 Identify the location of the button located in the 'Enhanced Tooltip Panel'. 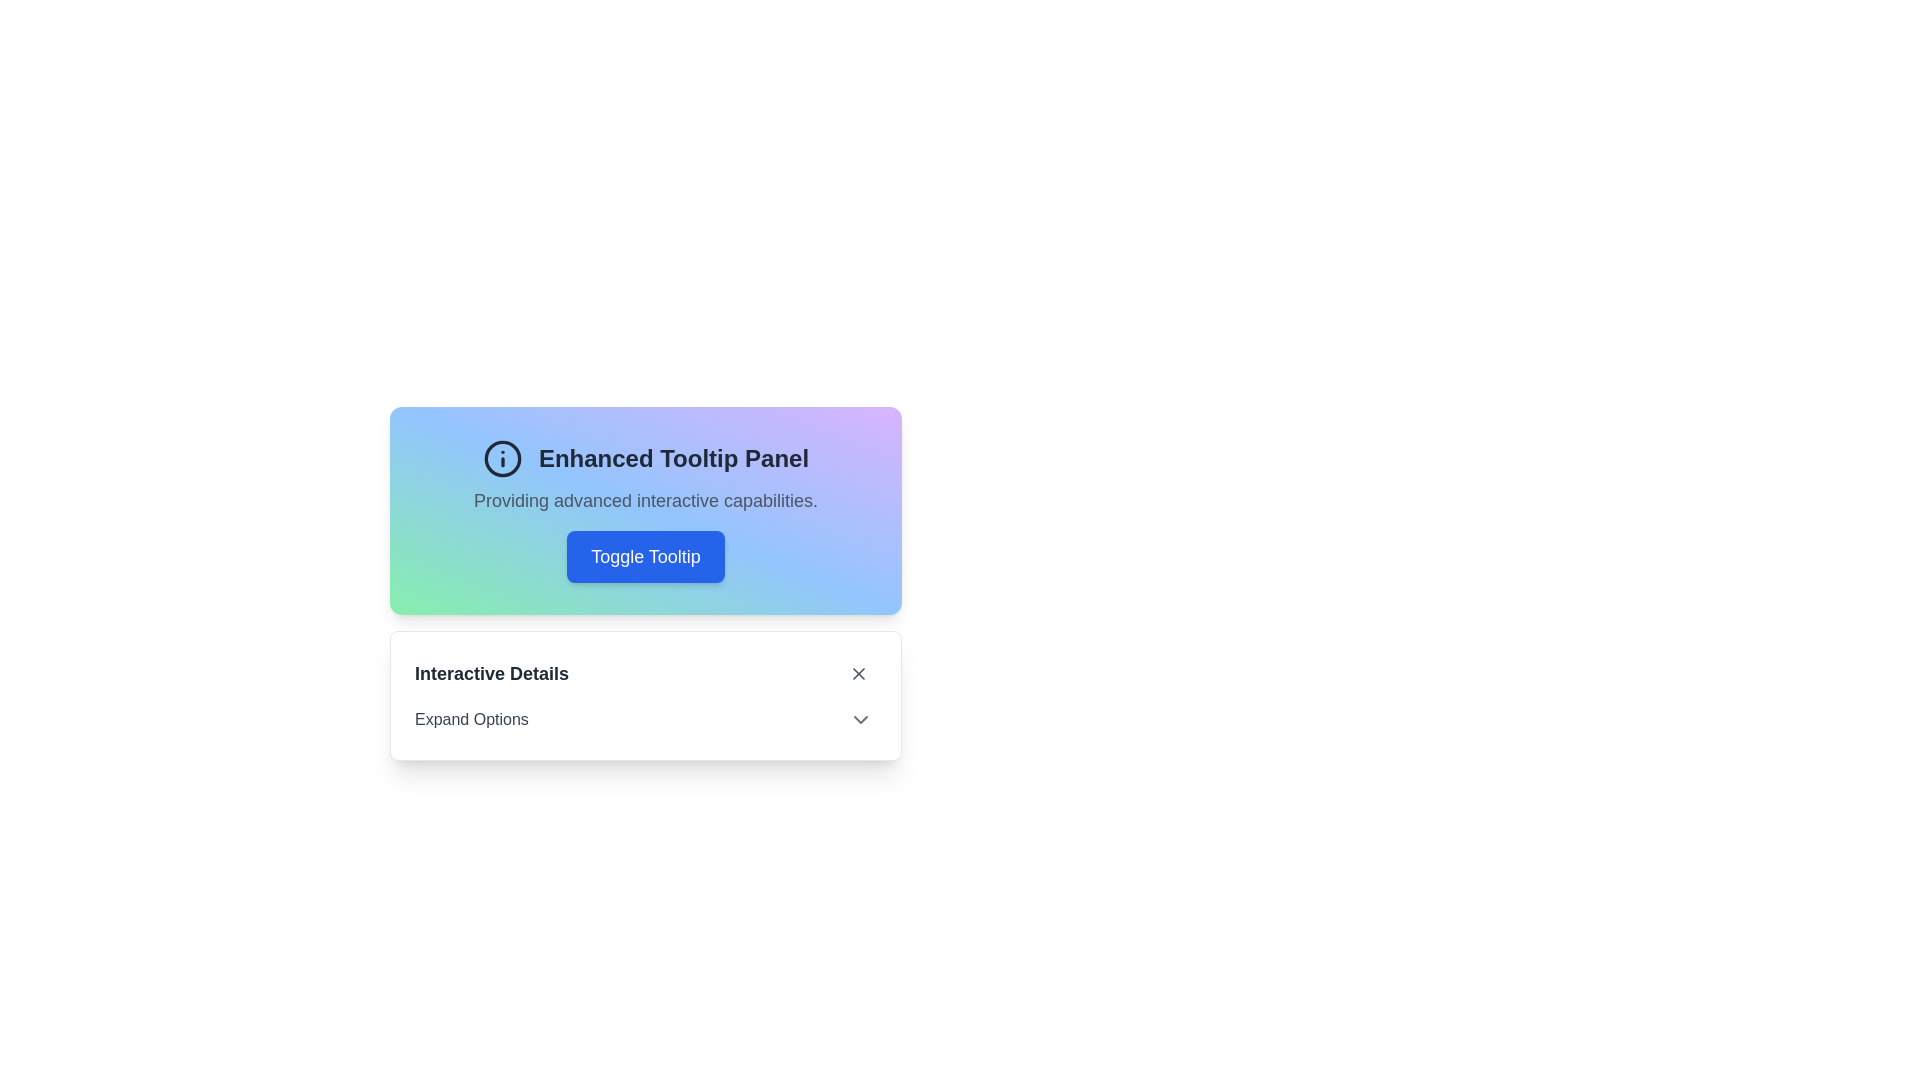
(646, 556).